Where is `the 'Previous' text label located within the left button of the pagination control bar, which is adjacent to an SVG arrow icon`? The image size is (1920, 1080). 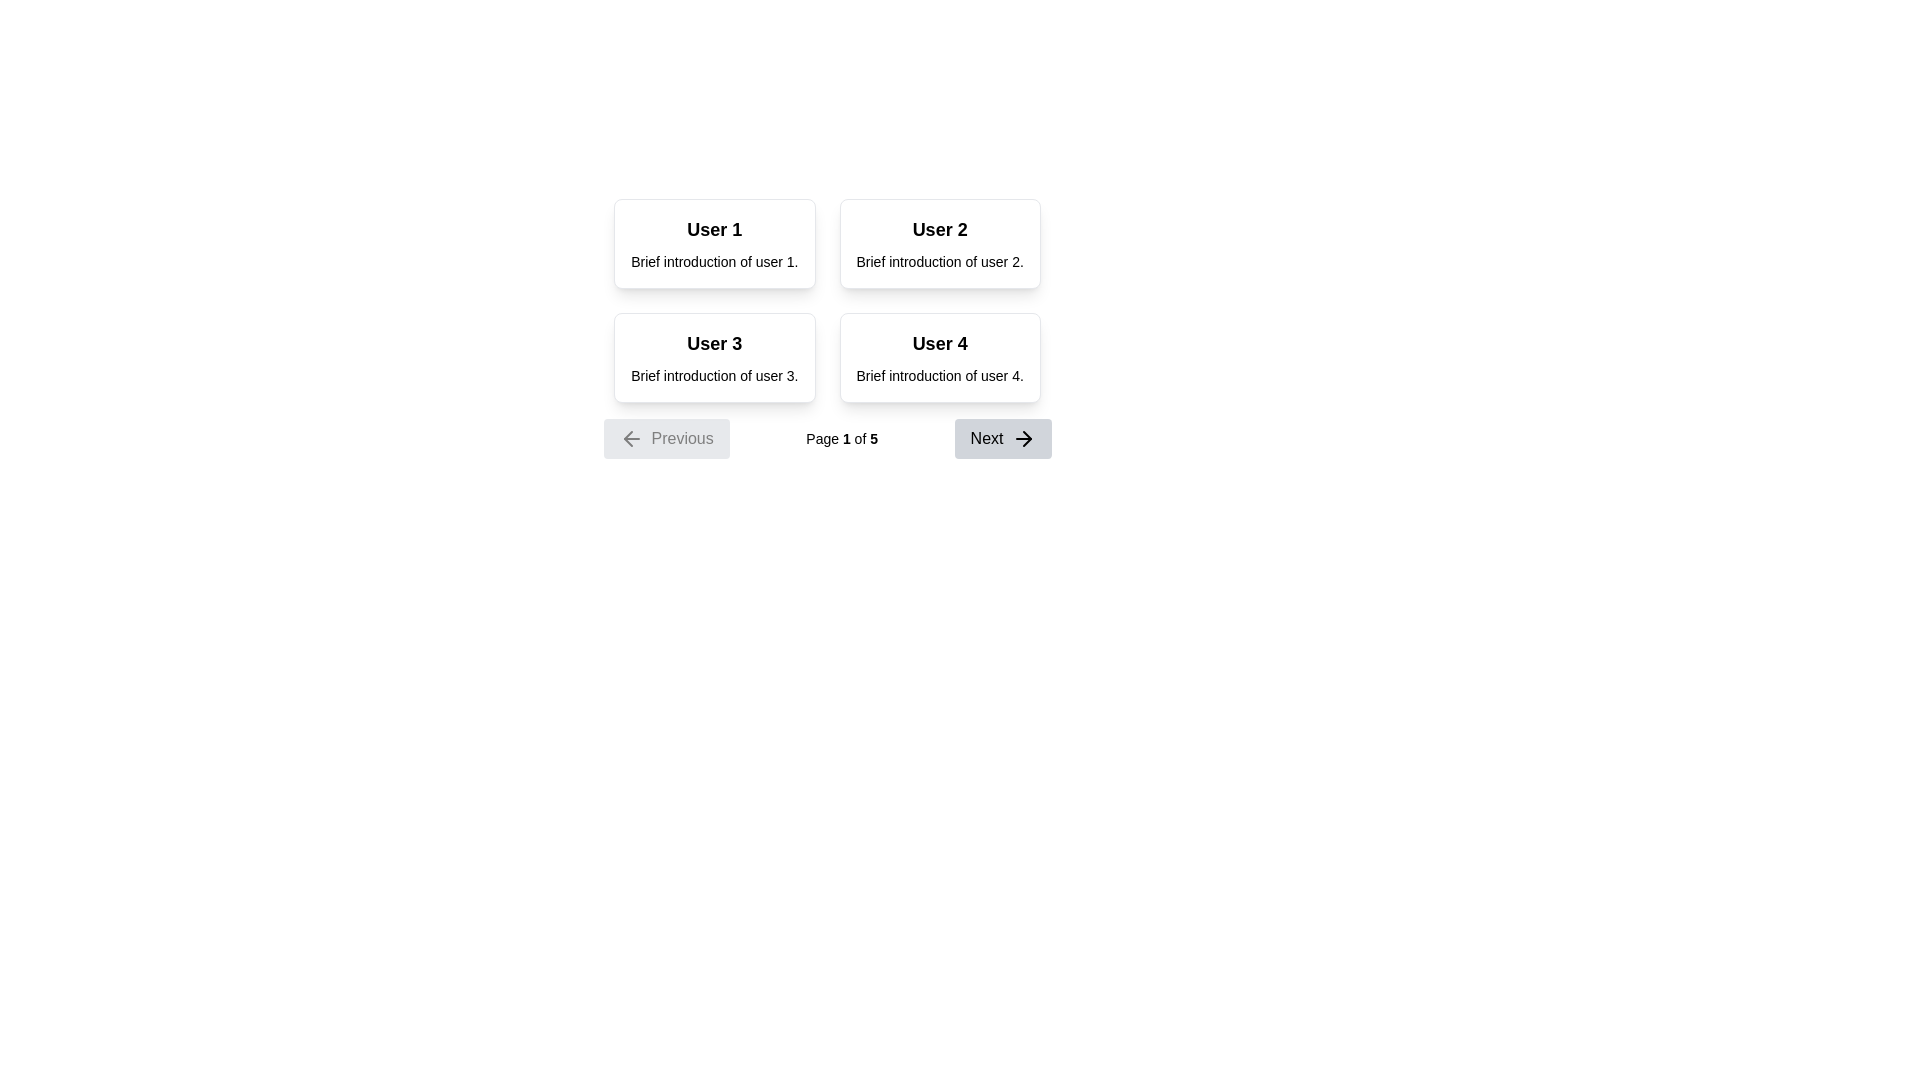 the 'Previous' text label located within the left button of the pagination control bar, which is adjacent to an SVG arrow icon is located at coordinates (682, 438).